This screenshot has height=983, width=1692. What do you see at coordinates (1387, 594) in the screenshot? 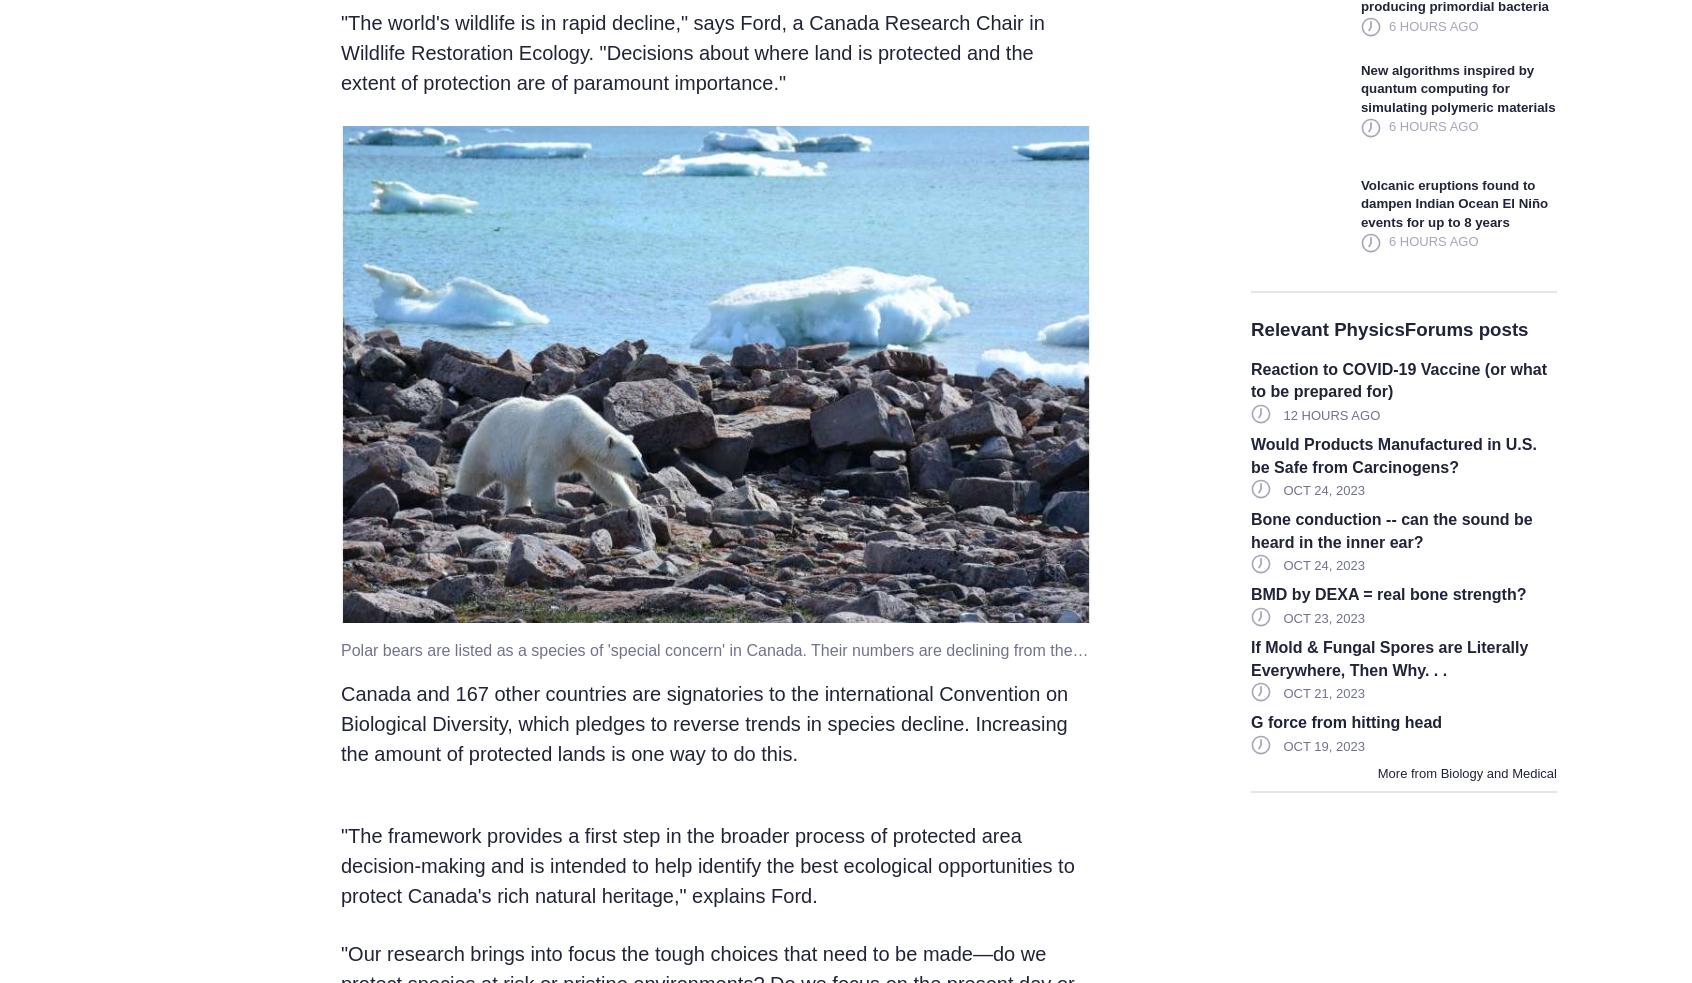
I see `'BMD by DEXA = real bone strength?'` at bounding box center [1387, 594].